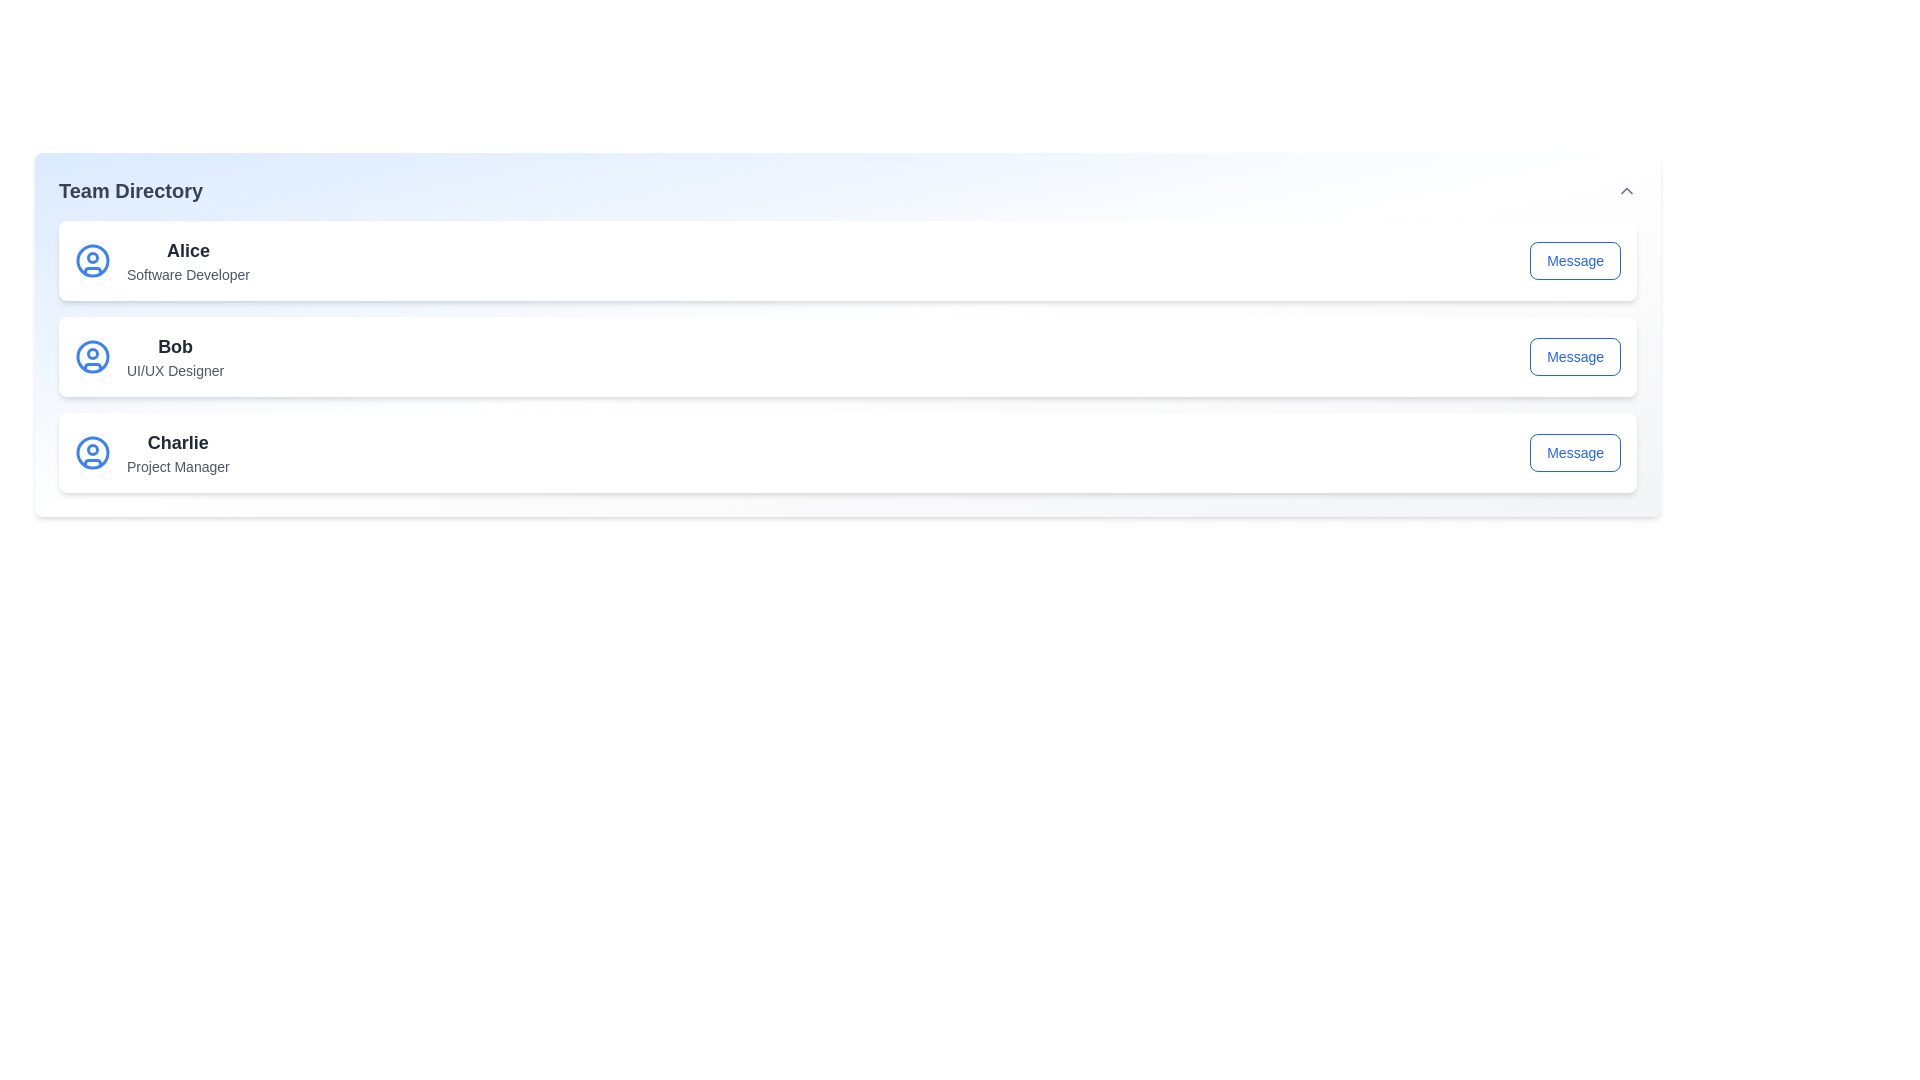 The height and width of the screenshot is (1080, 1920). What do you see at coordinates (175, 356) in the screenshot?
I see `the text block displaying 'Bob, UI/UX Designer', which is the second profile entry in the list, located beneath 'Alice, Software Developer' and above 'Charlie, Project Manager'` at bounding box center [175, 356].